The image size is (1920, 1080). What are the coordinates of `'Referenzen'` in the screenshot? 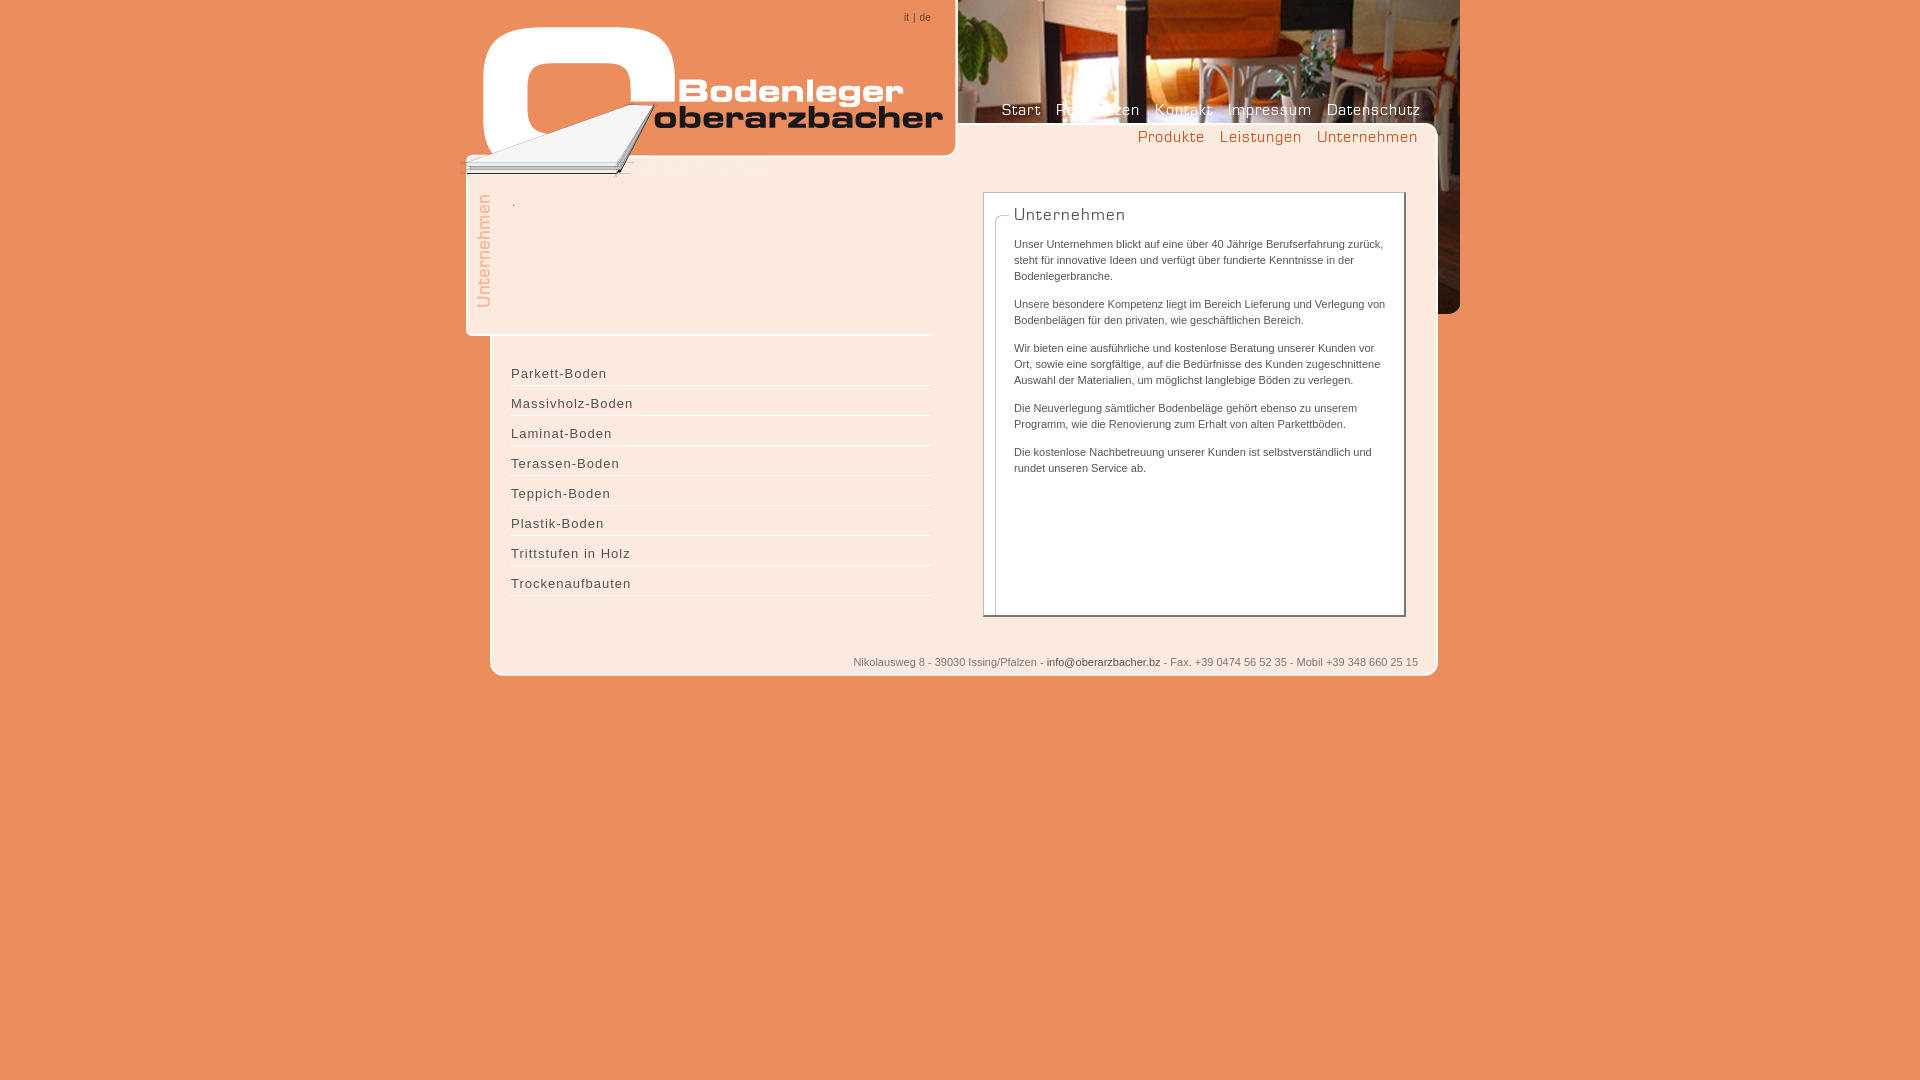 It's located at (1097, 109).